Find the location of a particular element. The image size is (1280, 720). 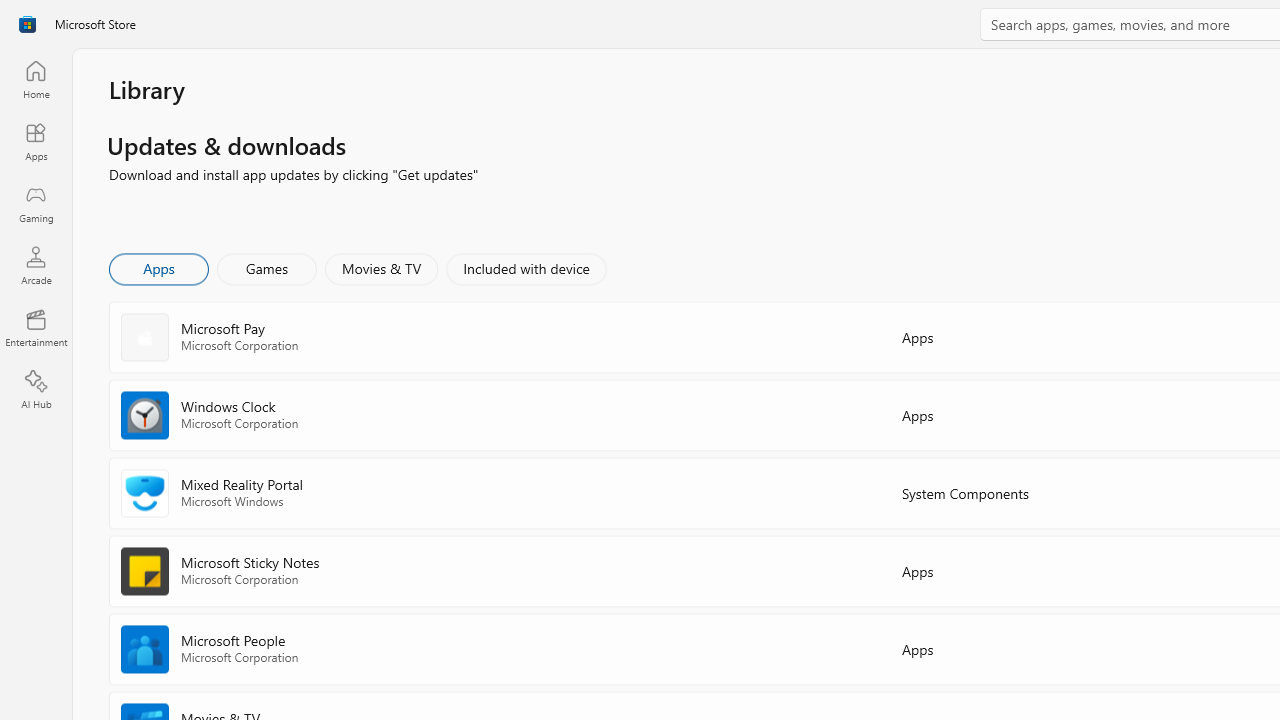

'AI Hub' is located at coordinates (35, 390).